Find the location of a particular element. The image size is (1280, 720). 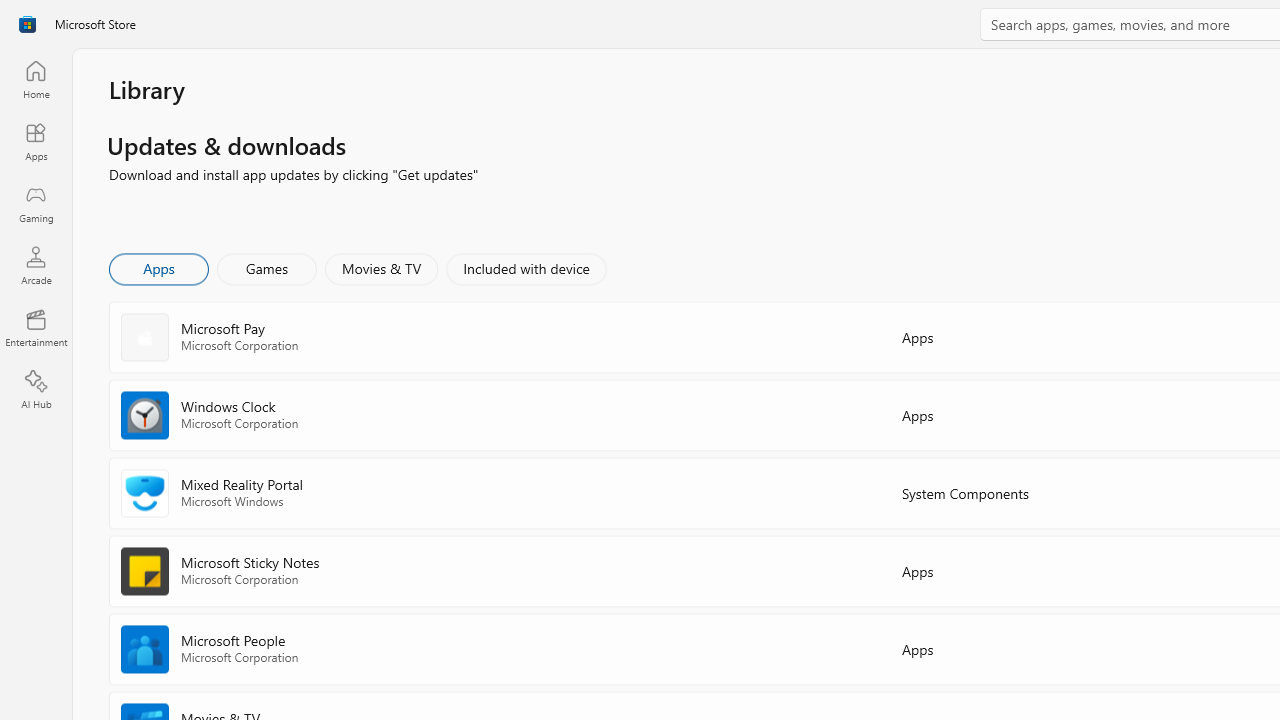

'AI Hub' is located at coordinates (35, 390).